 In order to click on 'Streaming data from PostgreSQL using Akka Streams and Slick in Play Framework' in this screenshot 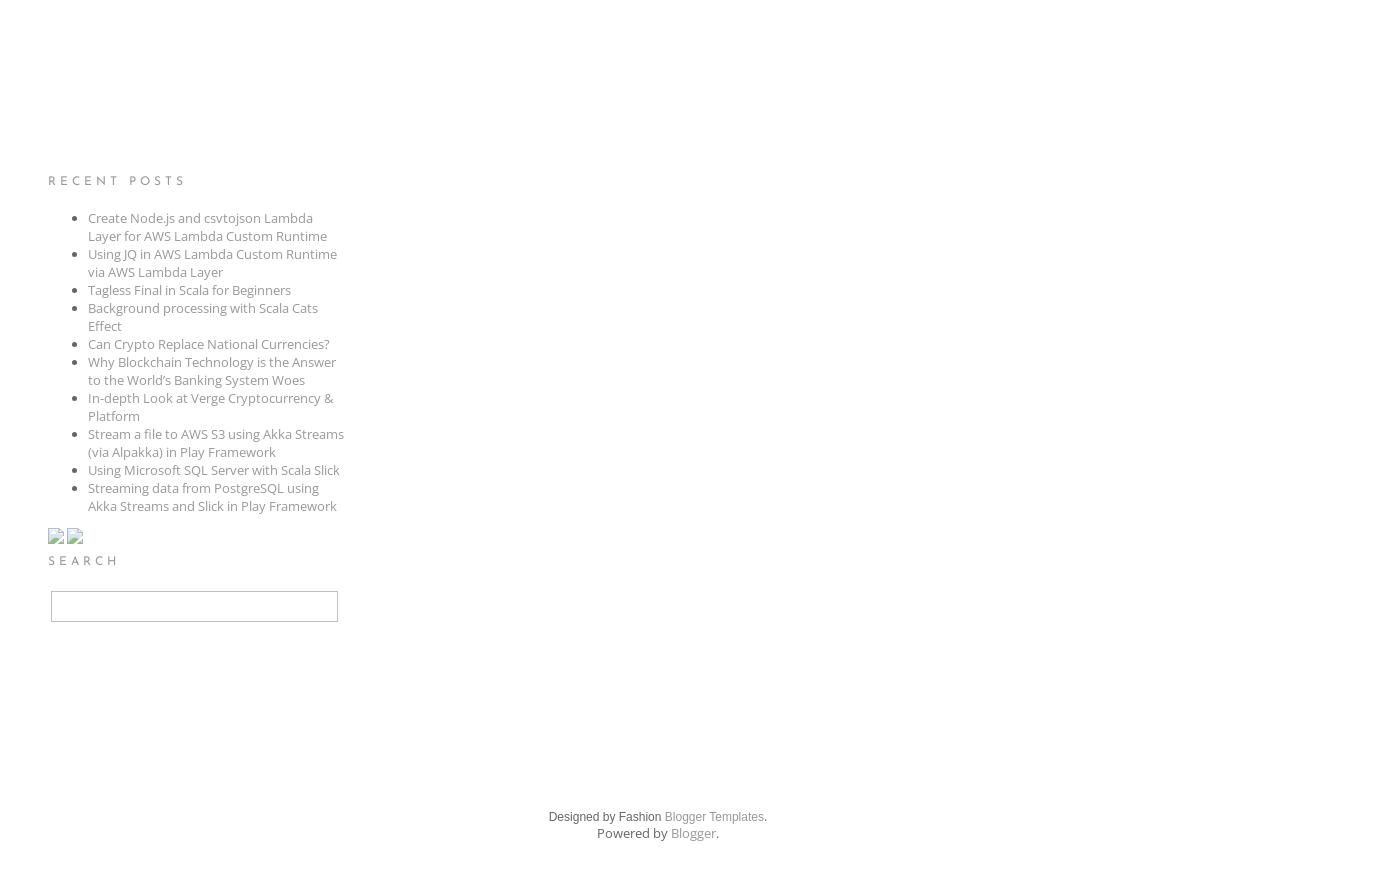, I will do `click(86, 497)`.